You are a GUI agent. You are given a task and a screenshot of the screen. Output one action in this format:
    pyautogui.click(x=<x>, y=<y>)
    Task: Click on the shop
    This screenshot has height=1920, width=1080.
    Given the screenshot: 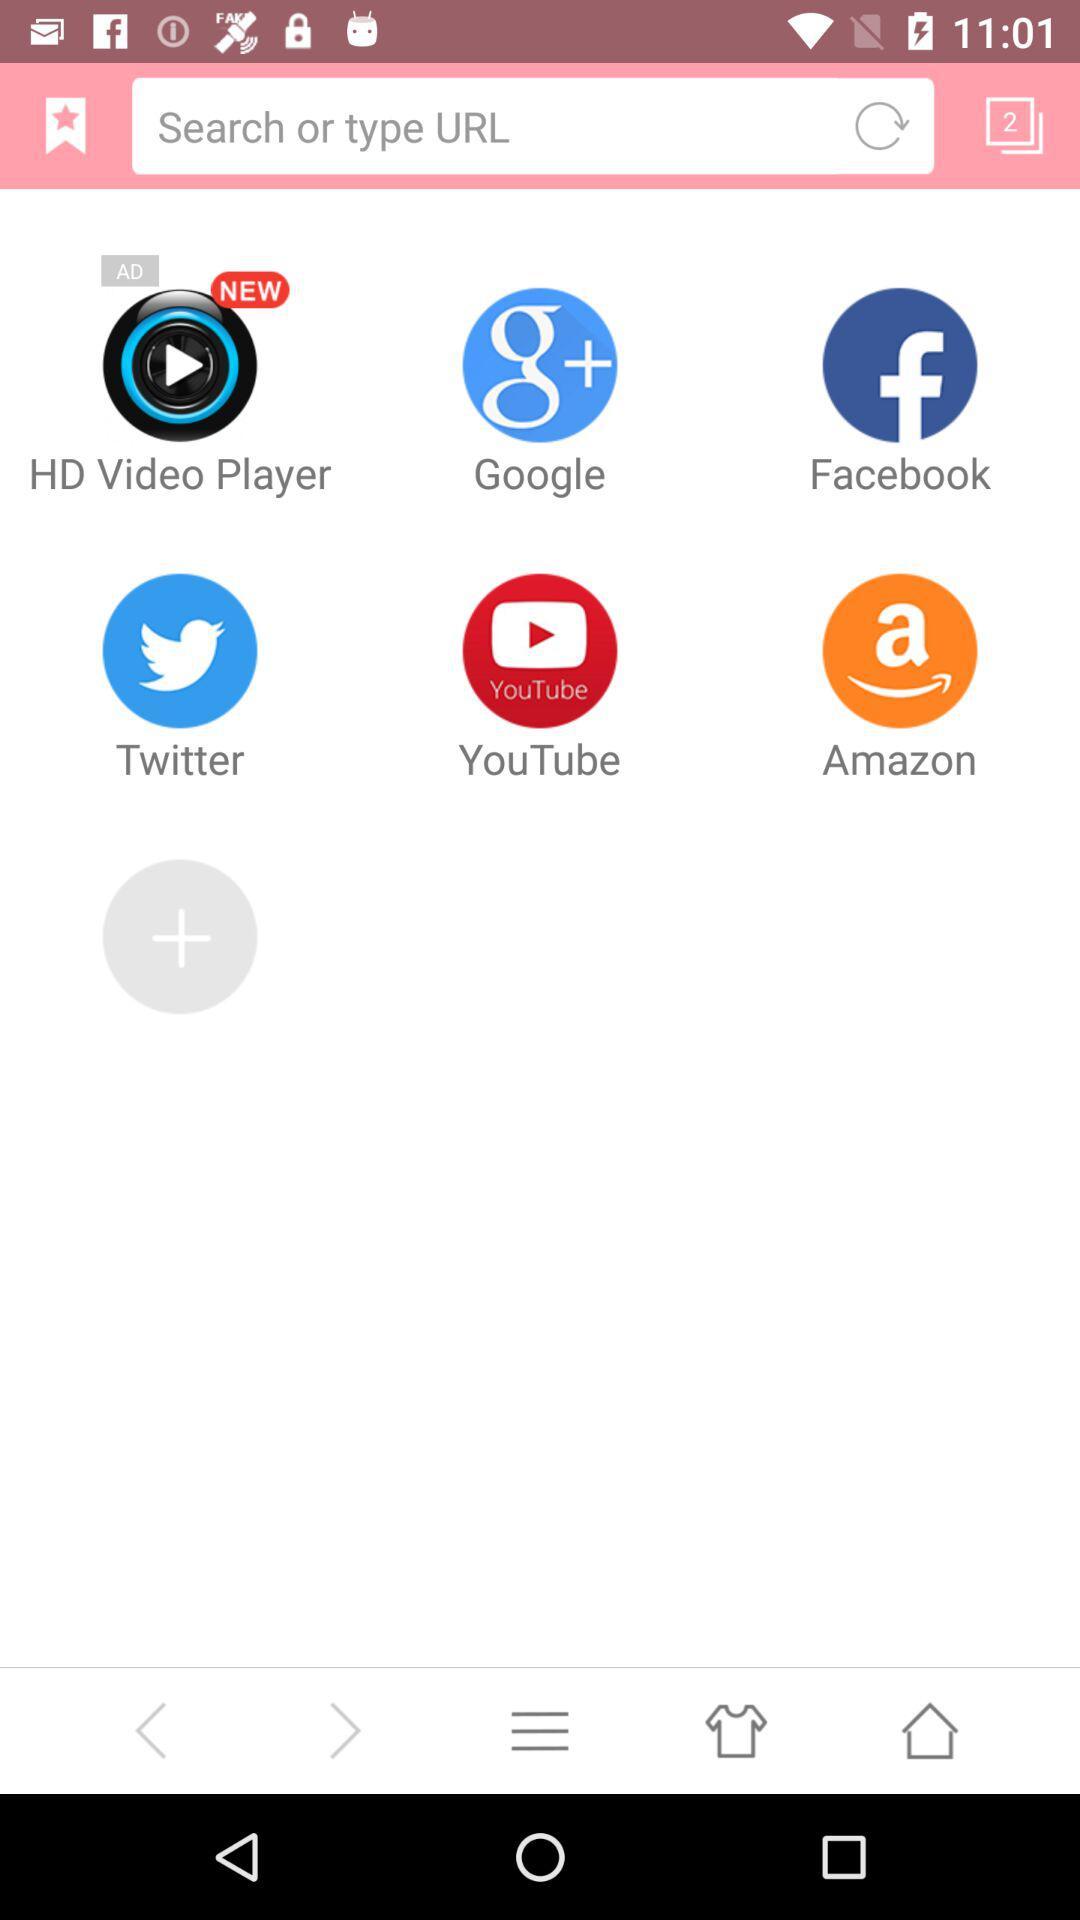 What is the action you would take?
    pyautogui.click(x=735, y=1729)
    